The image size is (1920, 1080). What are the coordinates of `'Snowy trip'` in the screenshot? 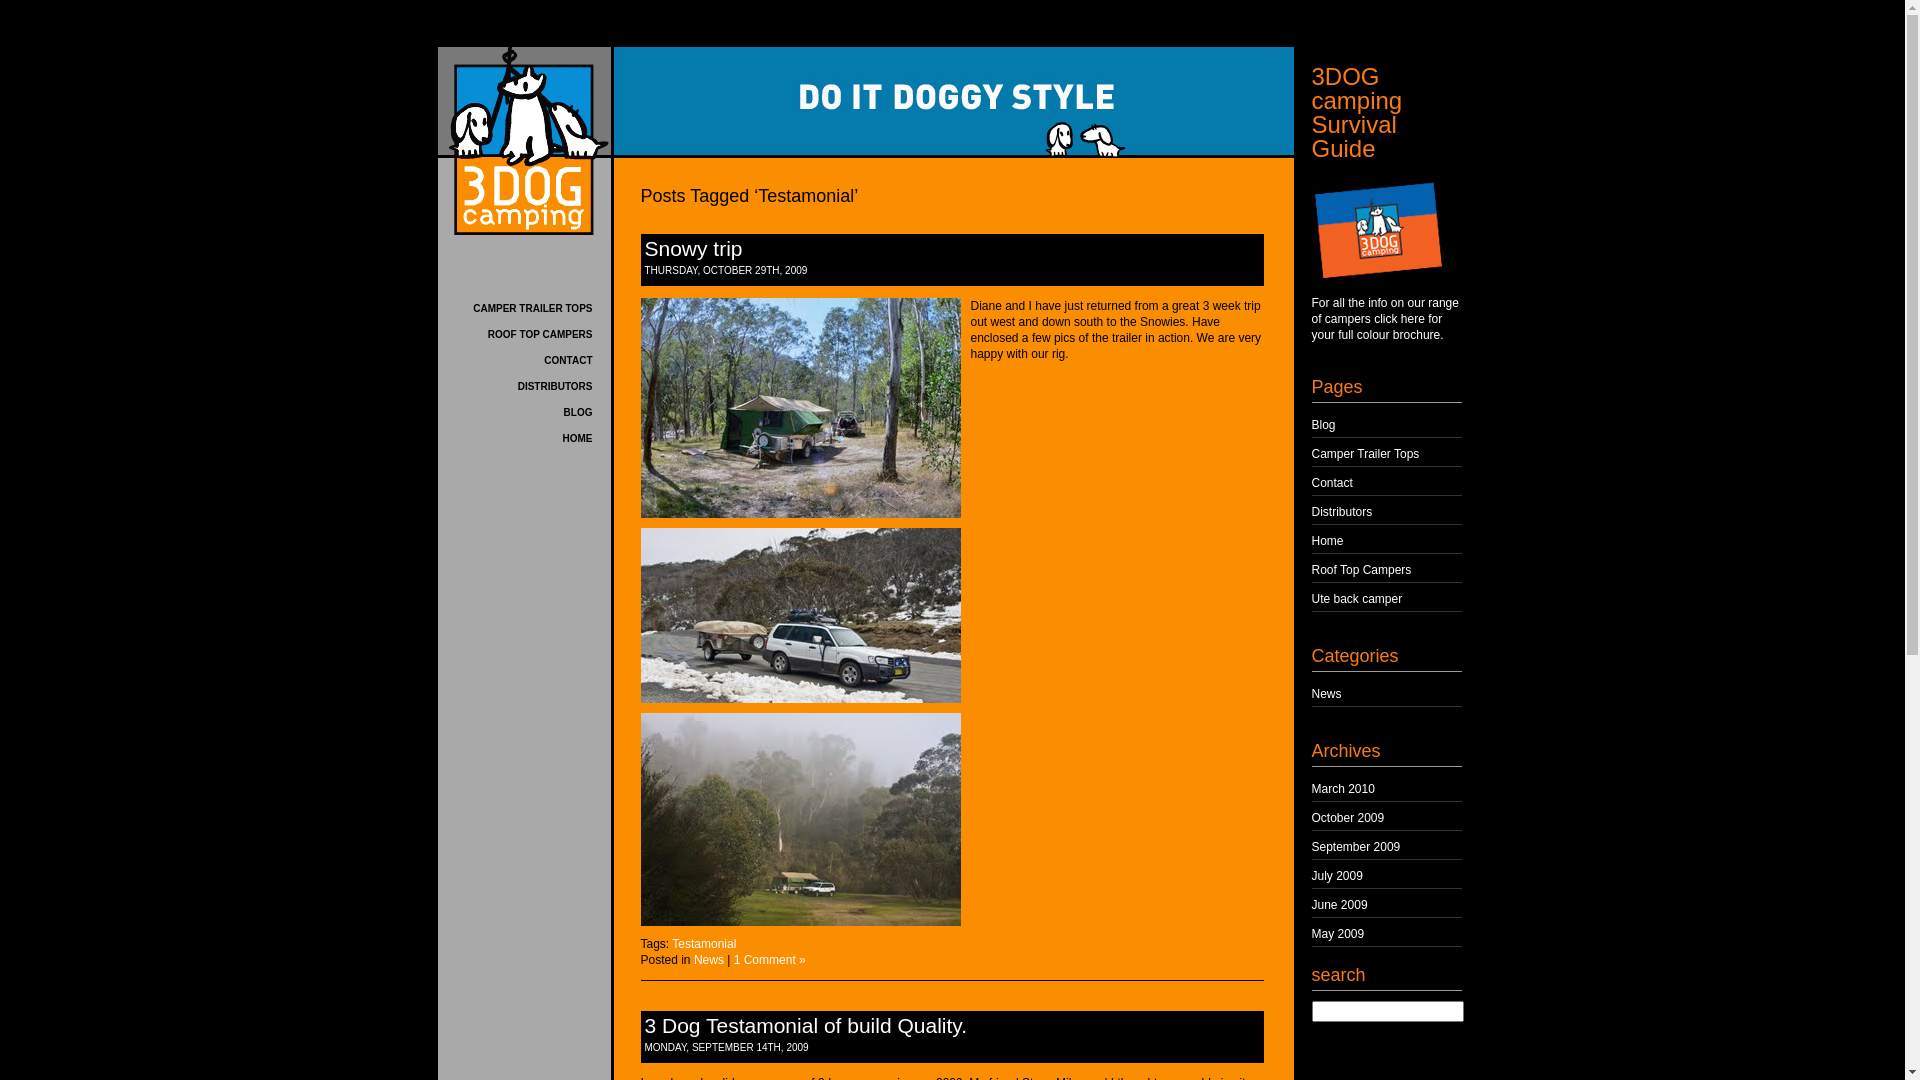 It's located at (643, 247).